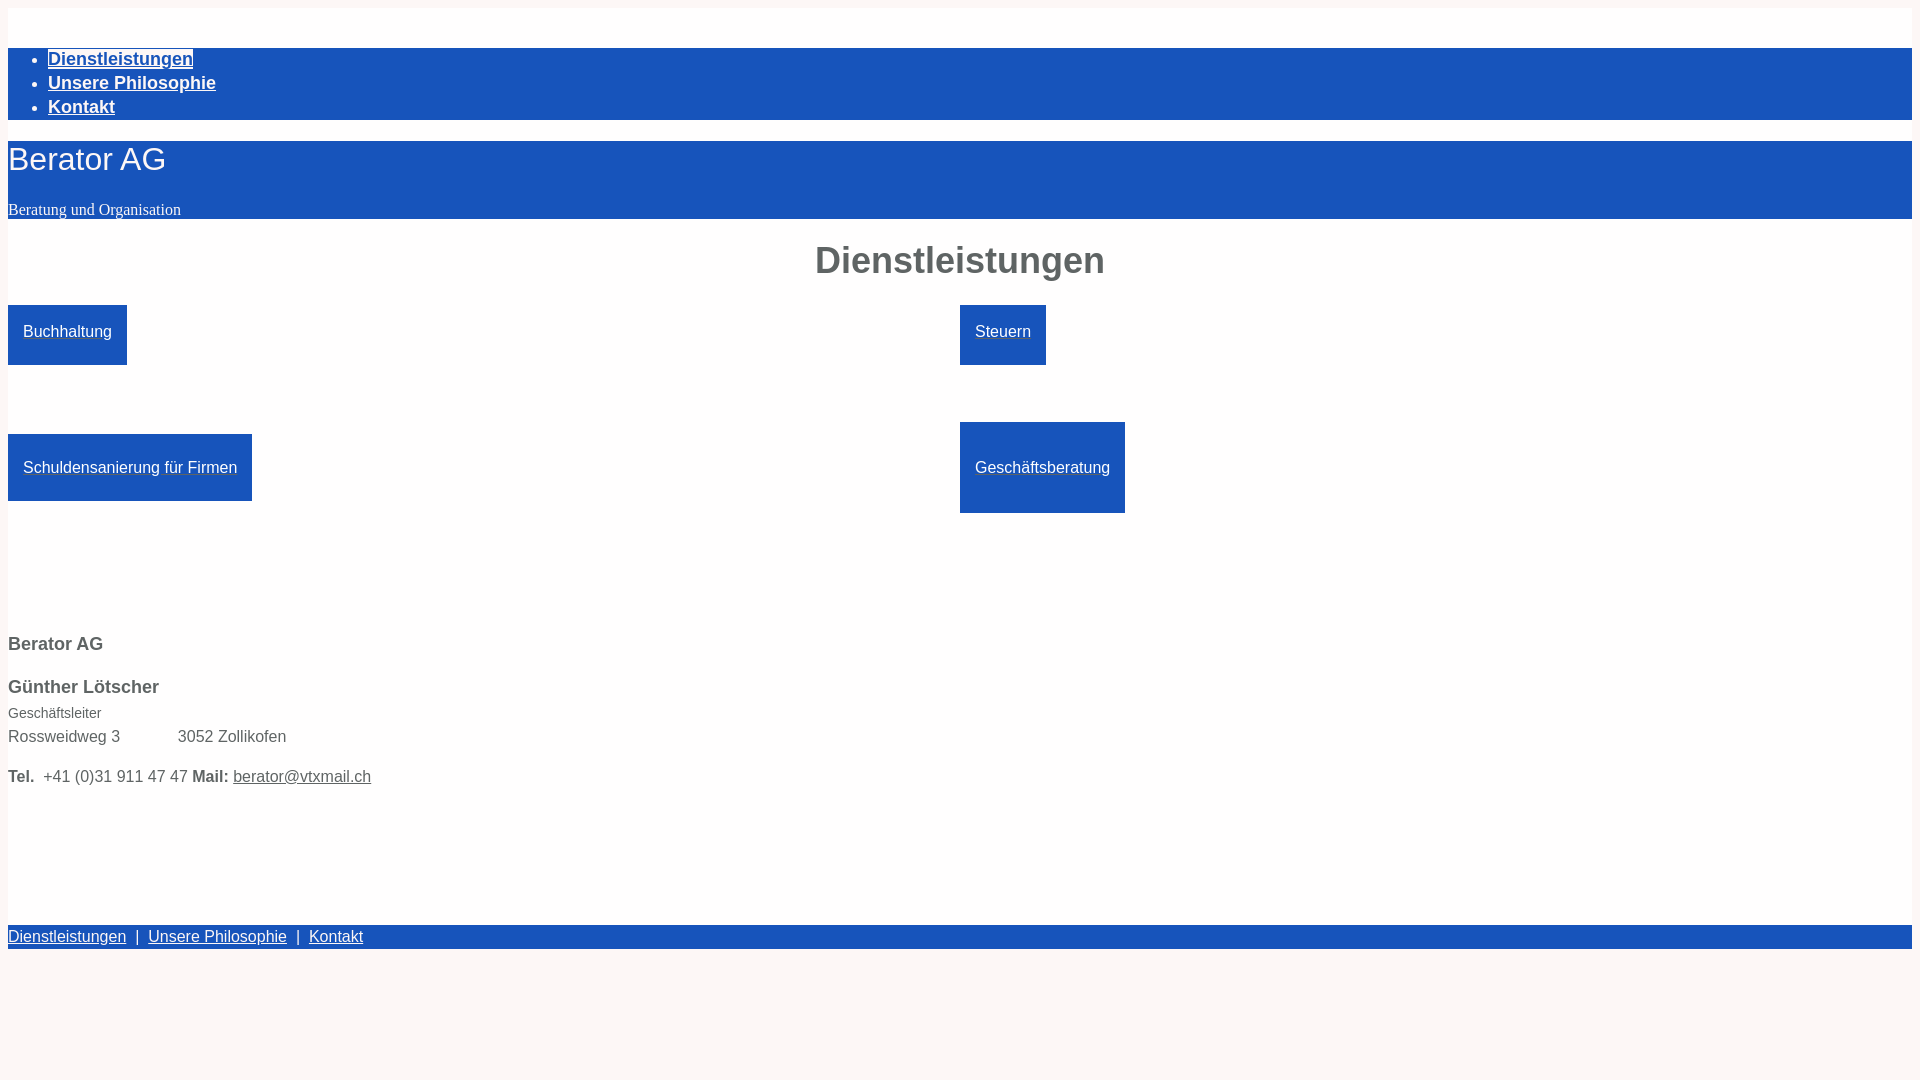  Describe the element at coordinates (67, 936) in the screenshot. I see `'Dienstleistungen'` at that location.